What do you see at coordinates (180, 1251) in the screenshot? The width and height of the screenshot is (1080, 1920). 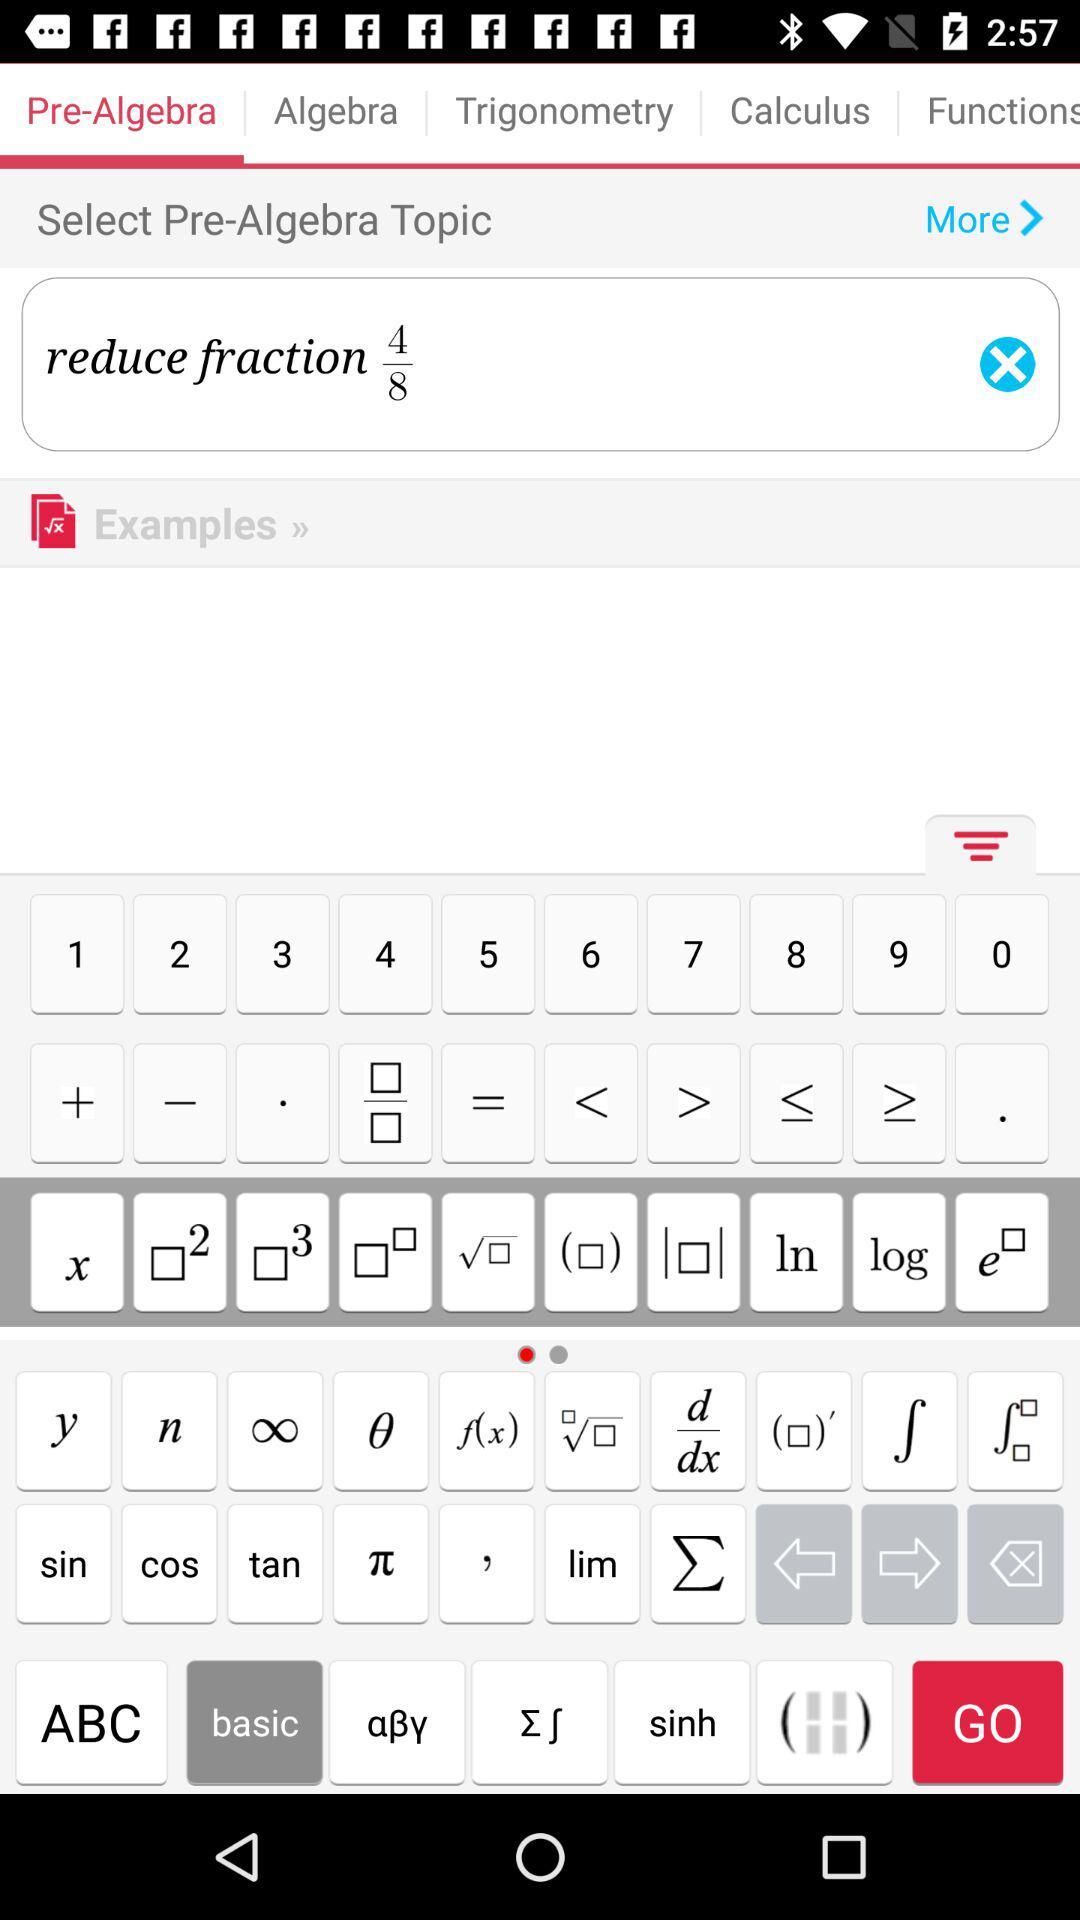 I see `maths user option` at bounding box center [180, 1251].